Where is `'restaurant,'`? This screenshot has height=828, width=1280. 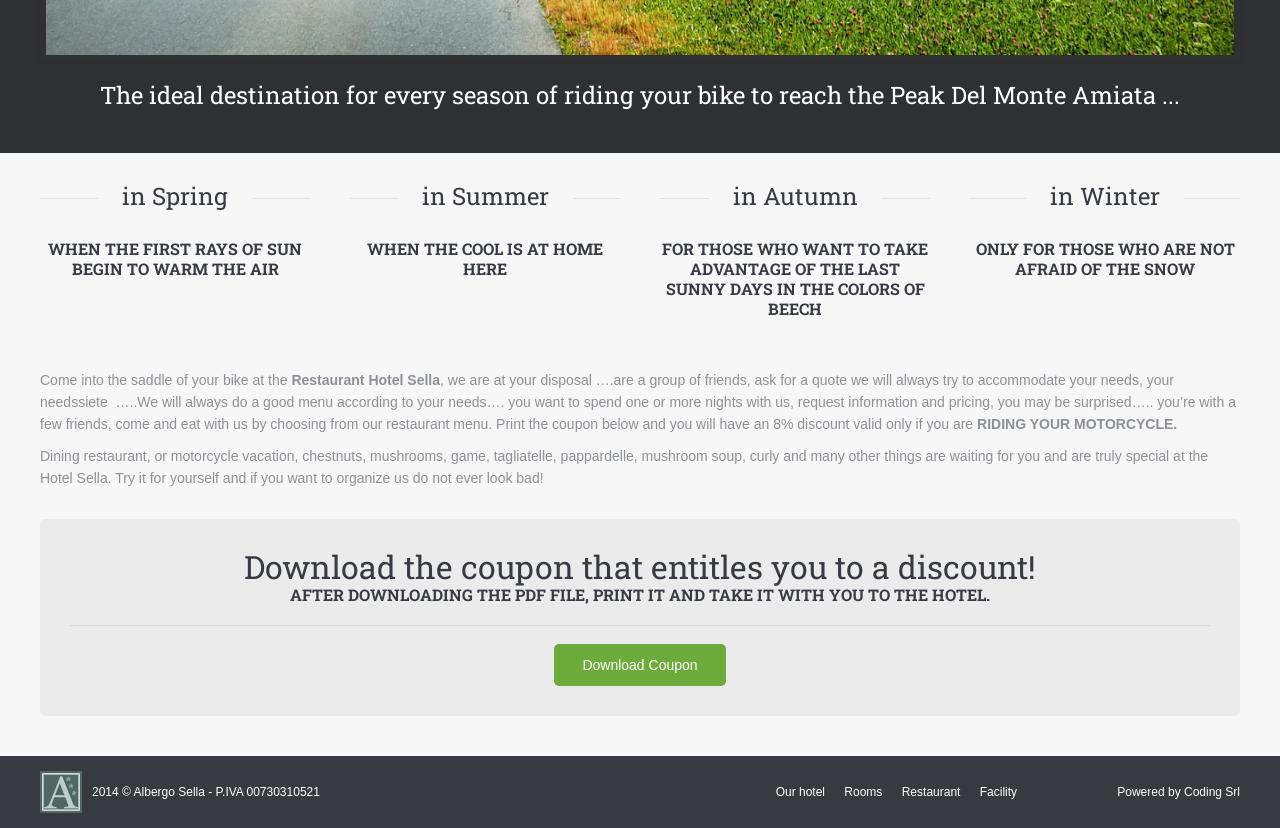 'restaurant,' is located at coordinates (81, 453).